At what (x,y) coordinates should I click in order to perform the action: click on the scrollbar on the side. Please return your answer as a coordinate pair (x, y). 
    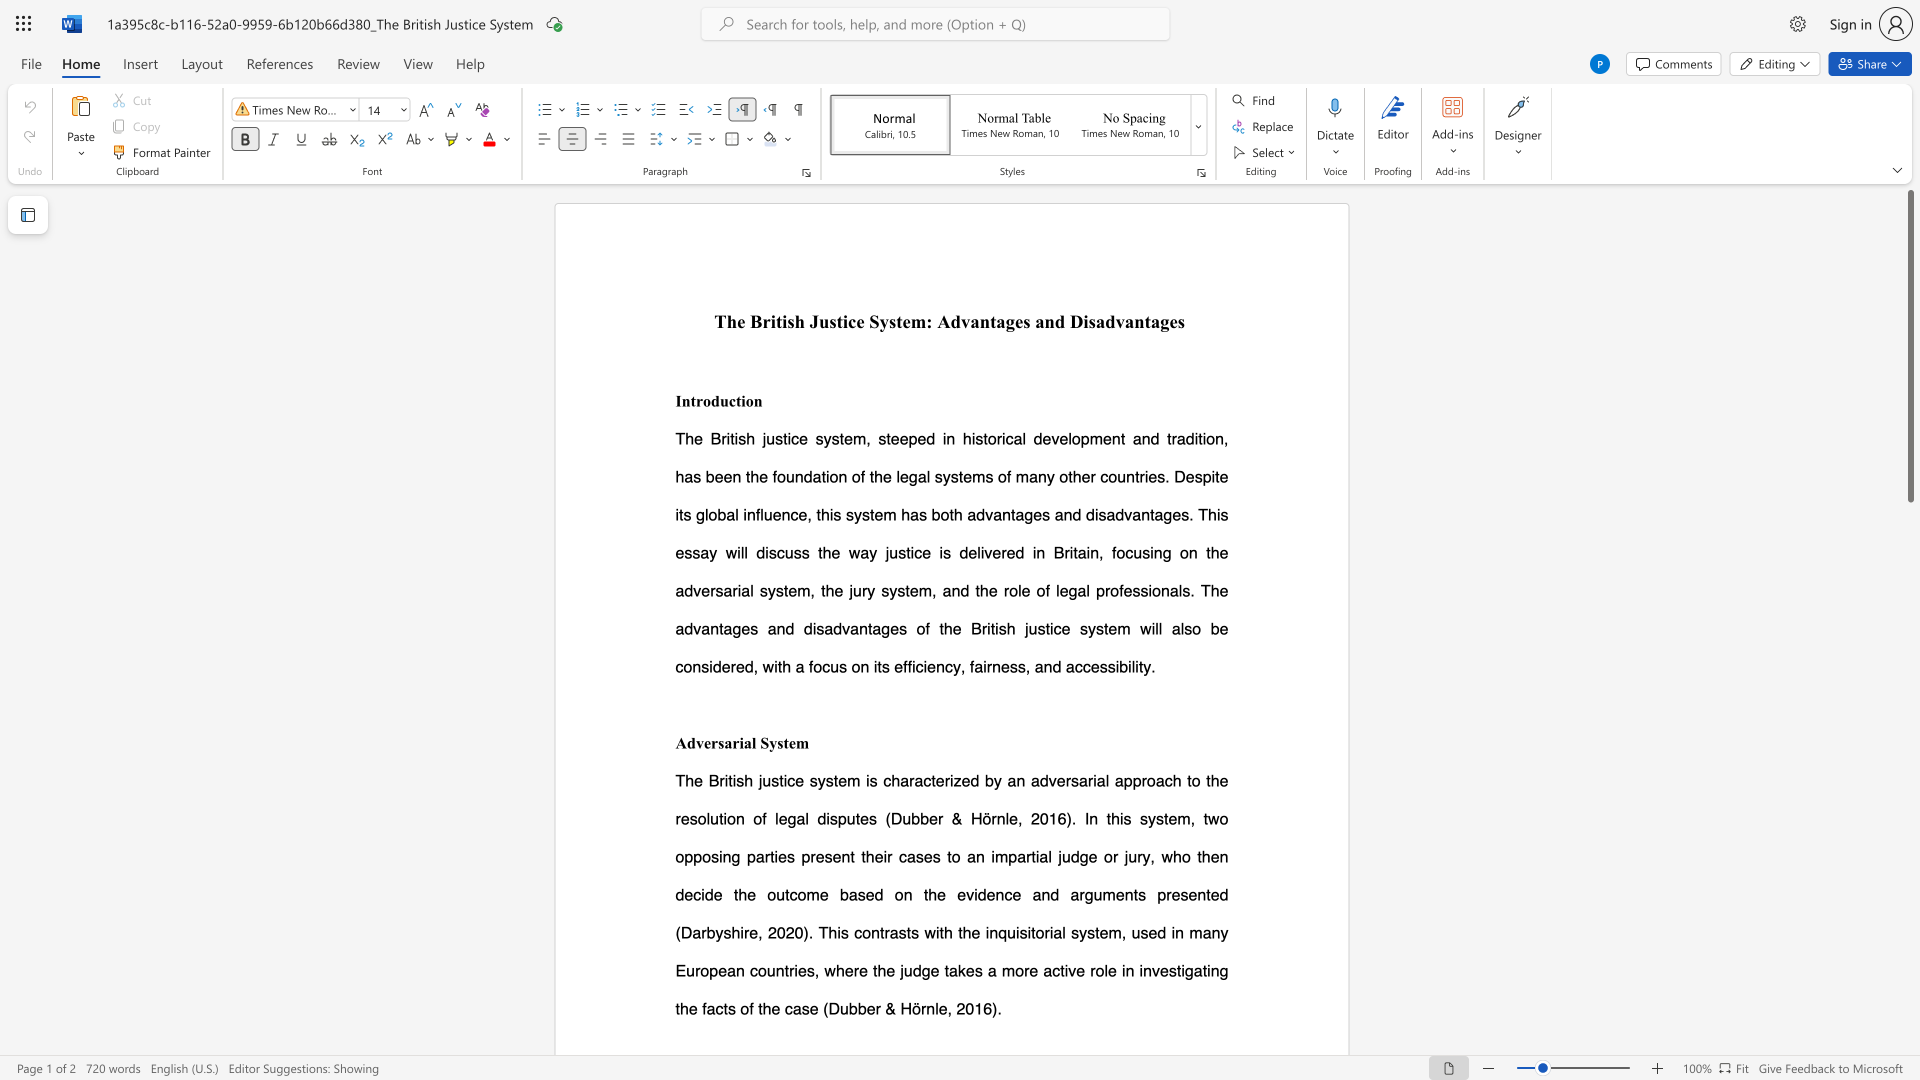
    Looking at the image, I should click on (1909, 659).